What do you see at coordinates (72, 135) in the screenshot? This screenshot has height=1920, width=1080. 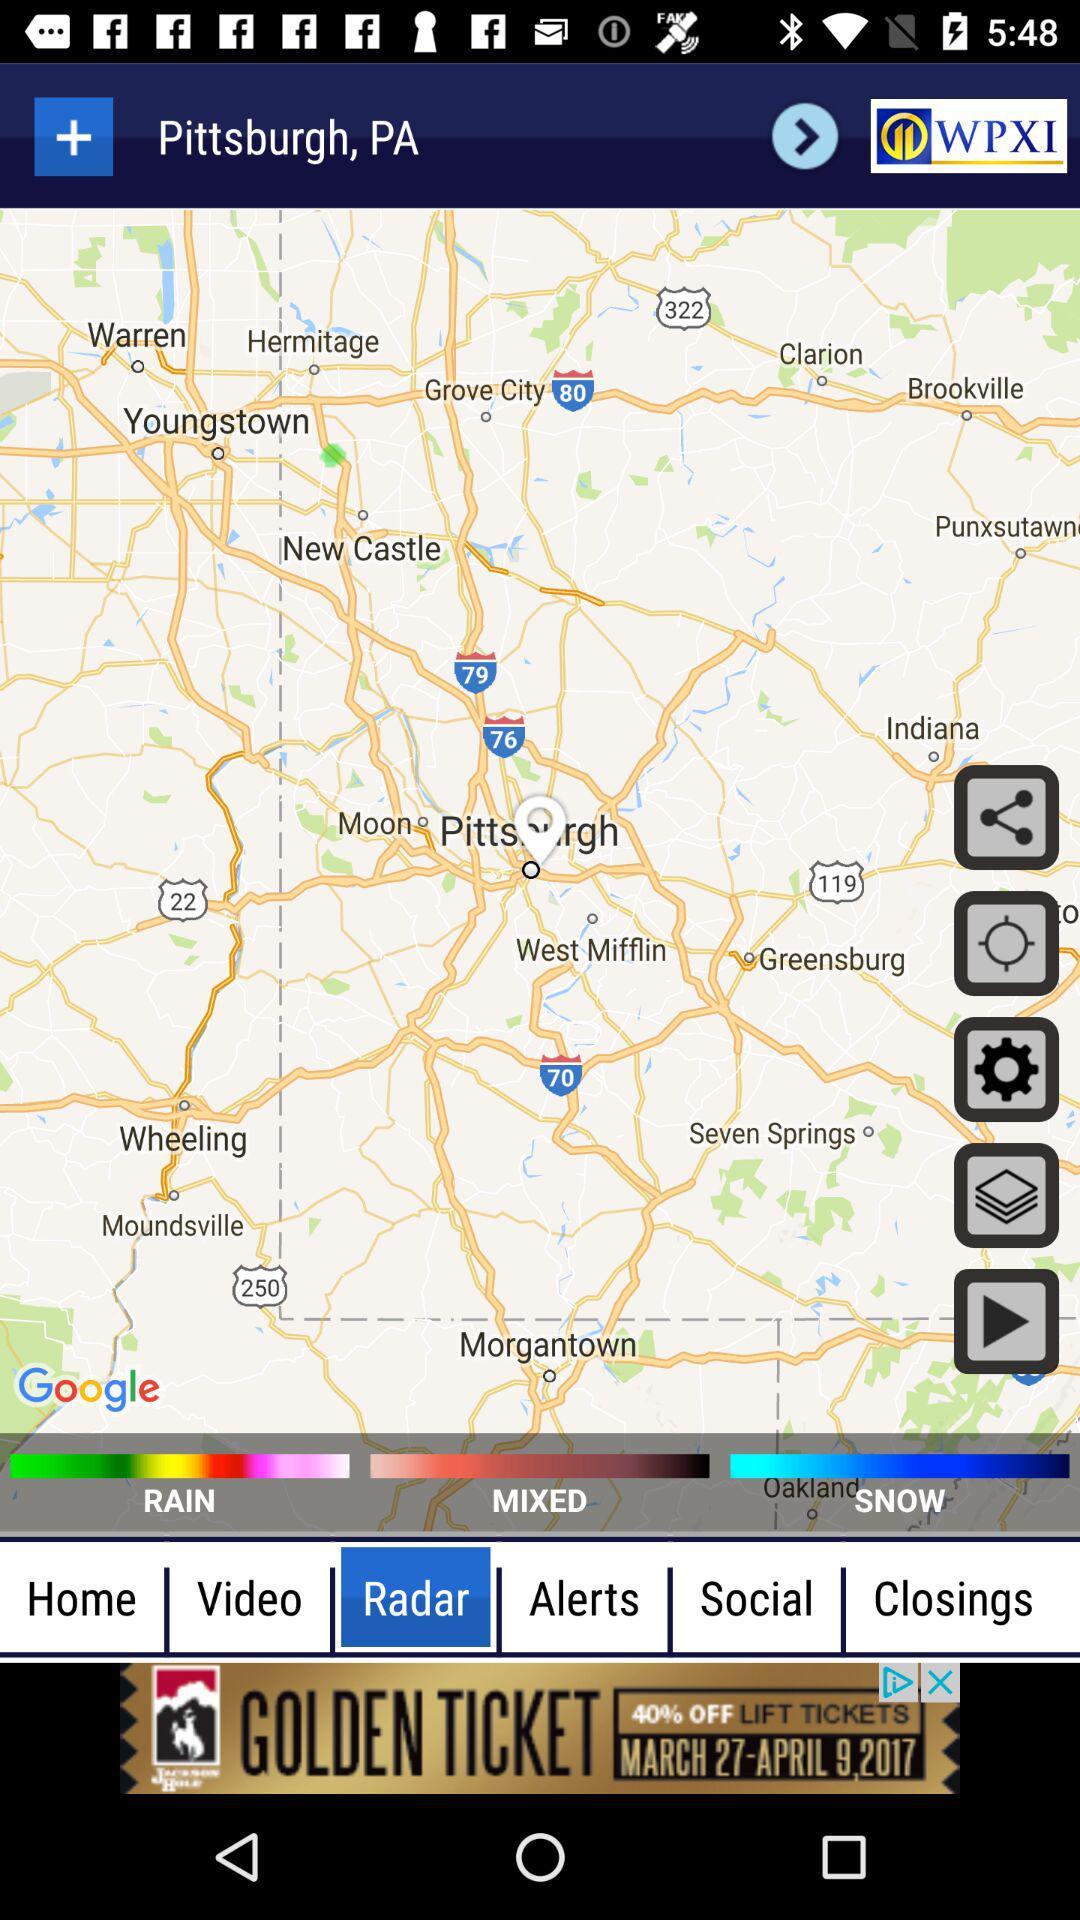 I see `advertisement city` at bounding box center [72, 135].